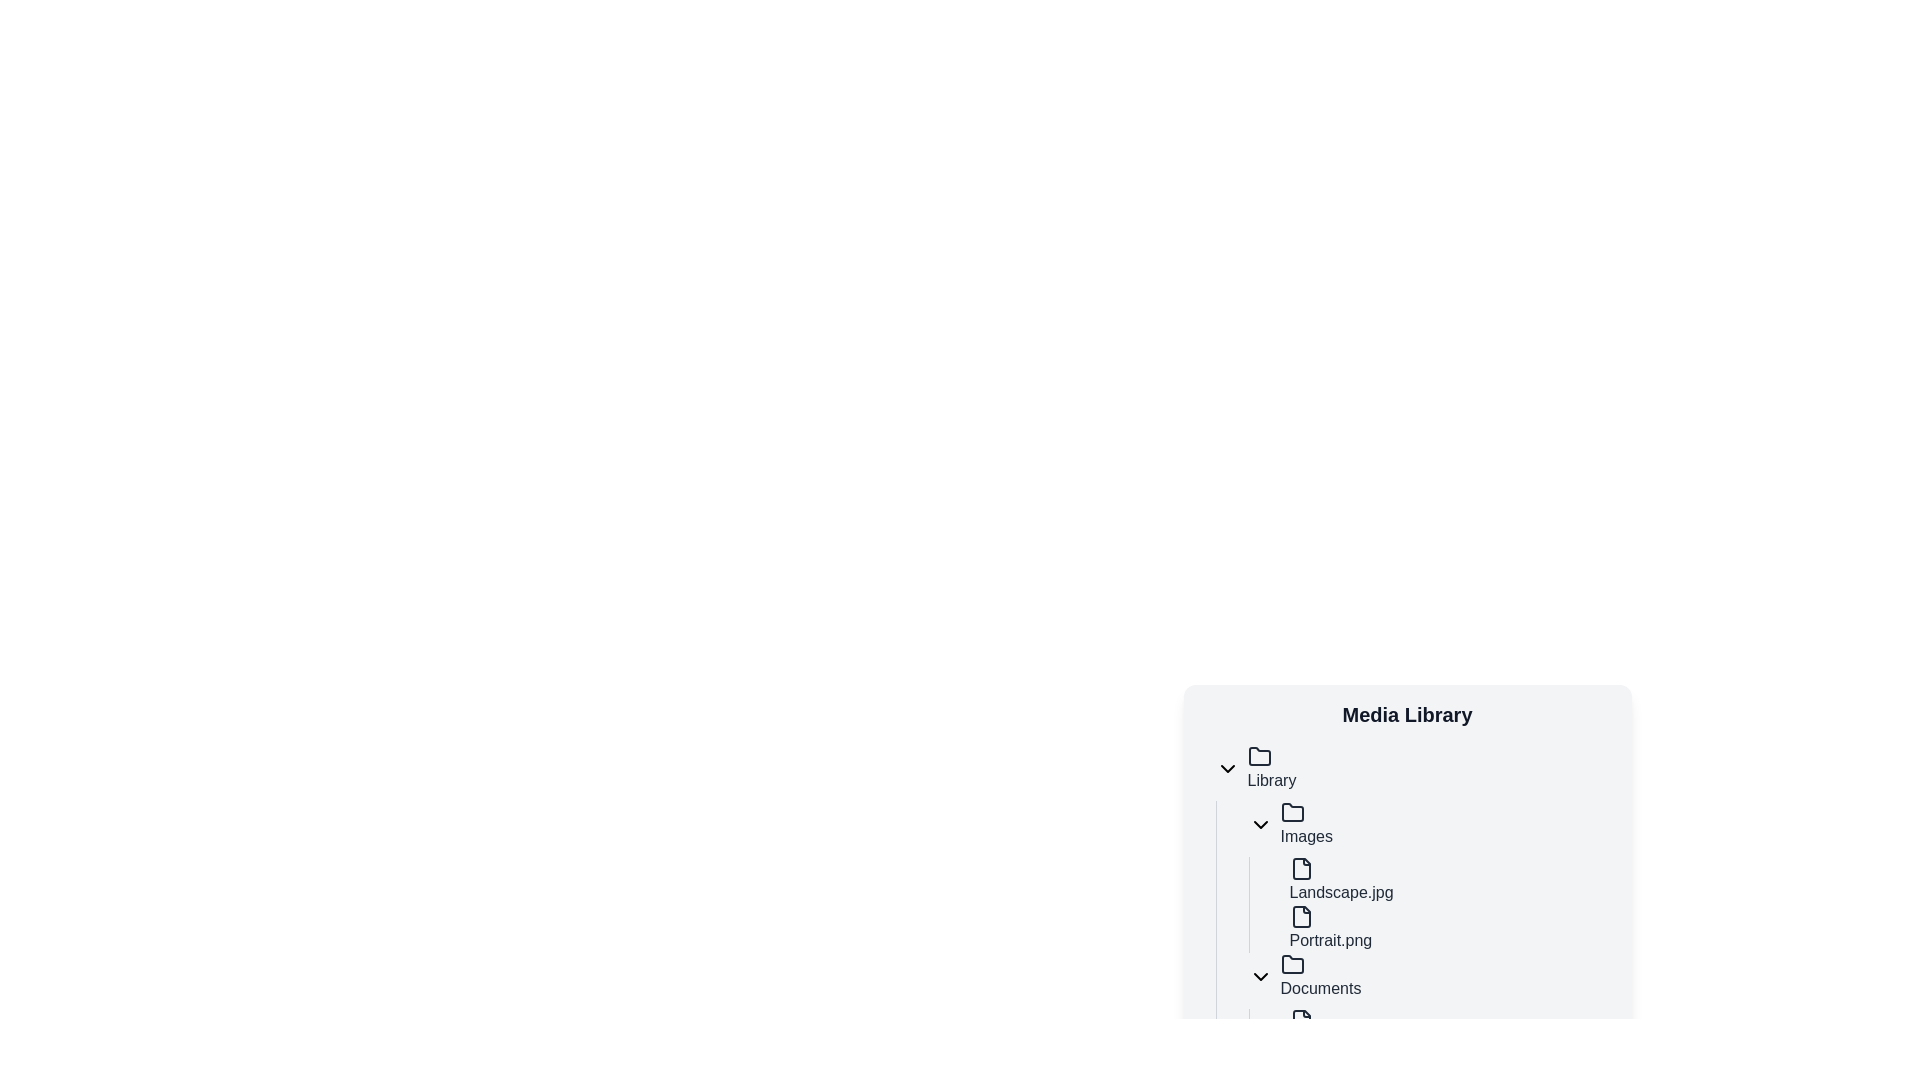 This screenshot has height=1080, width=1920. I want to click on the folder icon in the media library interface, which is a minimalist graphical depiction of a folder adjacent to the text 'Library', so click(1258, 756).